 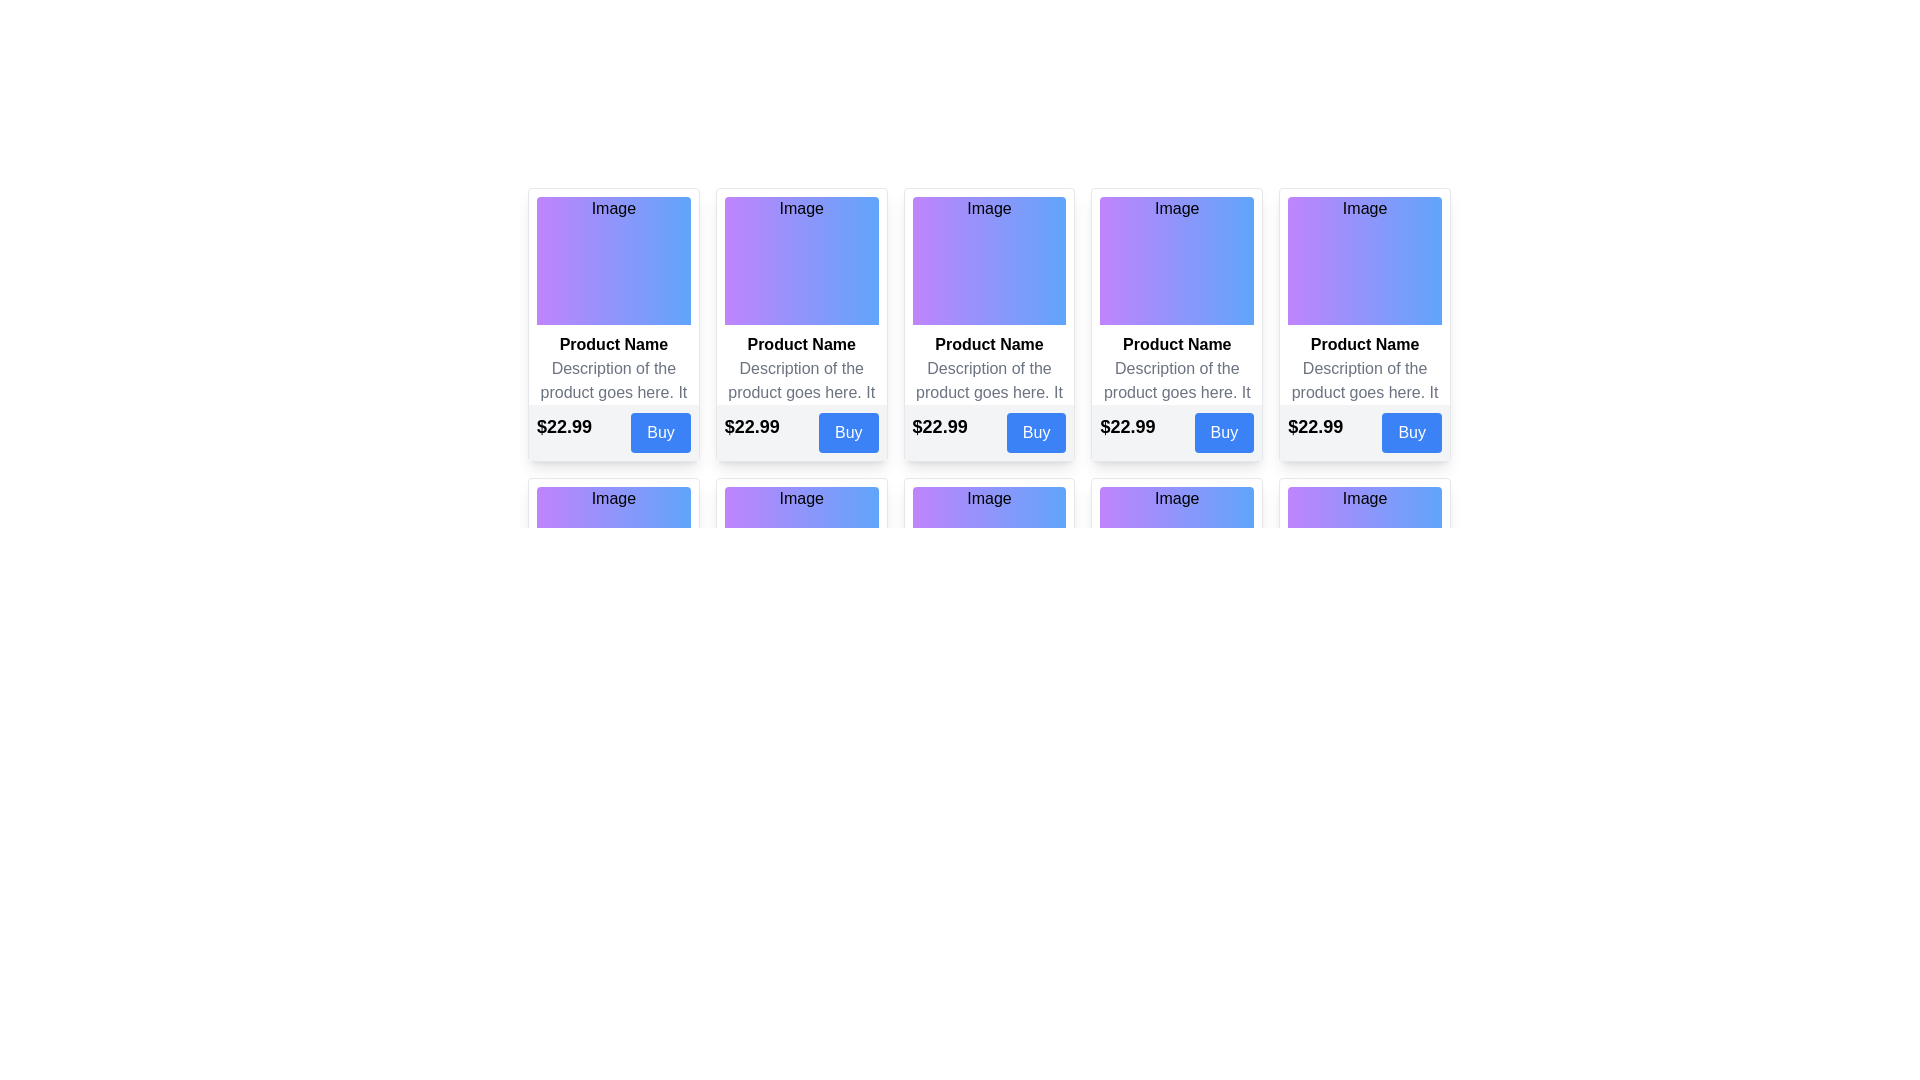 What do you see at coordinates (1177, 323) in the screenshot?
I see `the fourth product card in the first row of the grid layout to view product details` at bounding box center [1177, 323].